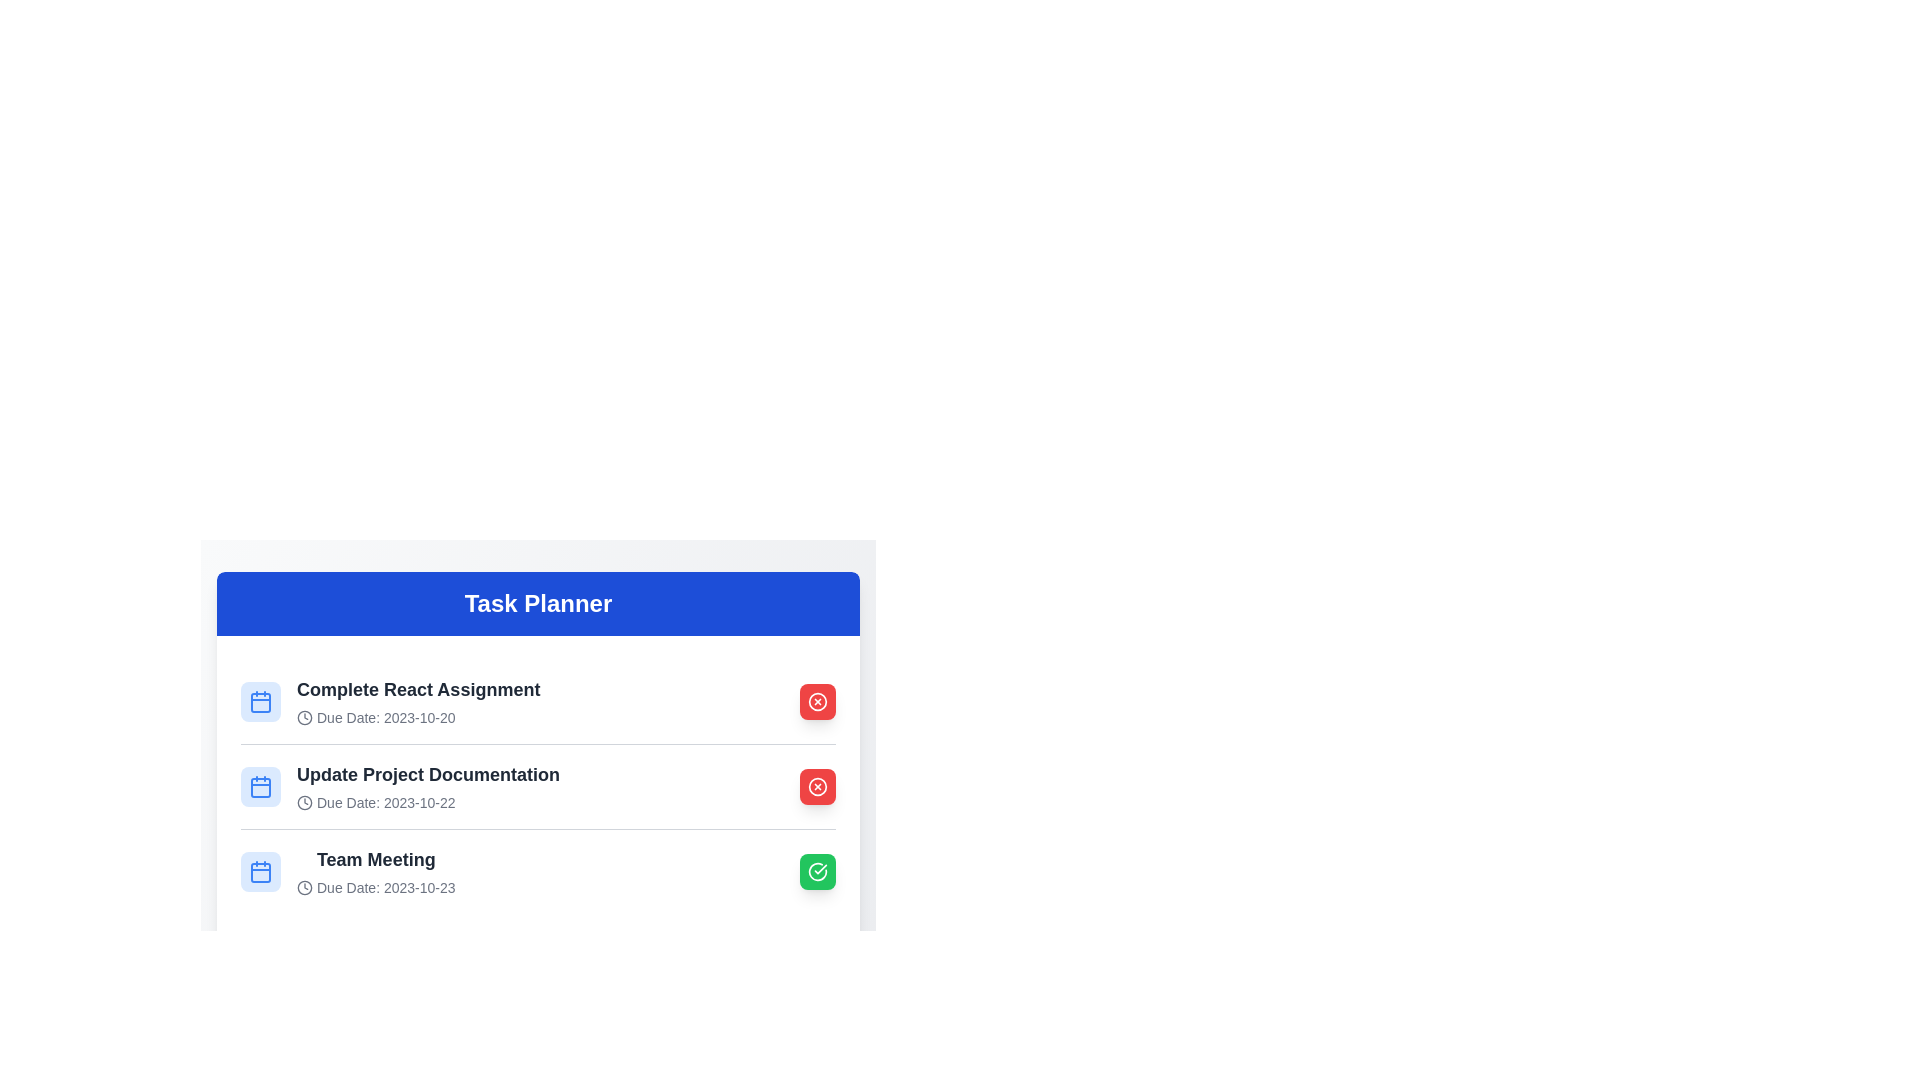 This screenshot has width=1920, height=1080. Describe the element at coordinates (259, 786) in the screenshot. I see `the calendar icon, which is a light blue rectangular shape with rounded corners, located on the left side of the 'Update Project Documentation' task entry` at that location.